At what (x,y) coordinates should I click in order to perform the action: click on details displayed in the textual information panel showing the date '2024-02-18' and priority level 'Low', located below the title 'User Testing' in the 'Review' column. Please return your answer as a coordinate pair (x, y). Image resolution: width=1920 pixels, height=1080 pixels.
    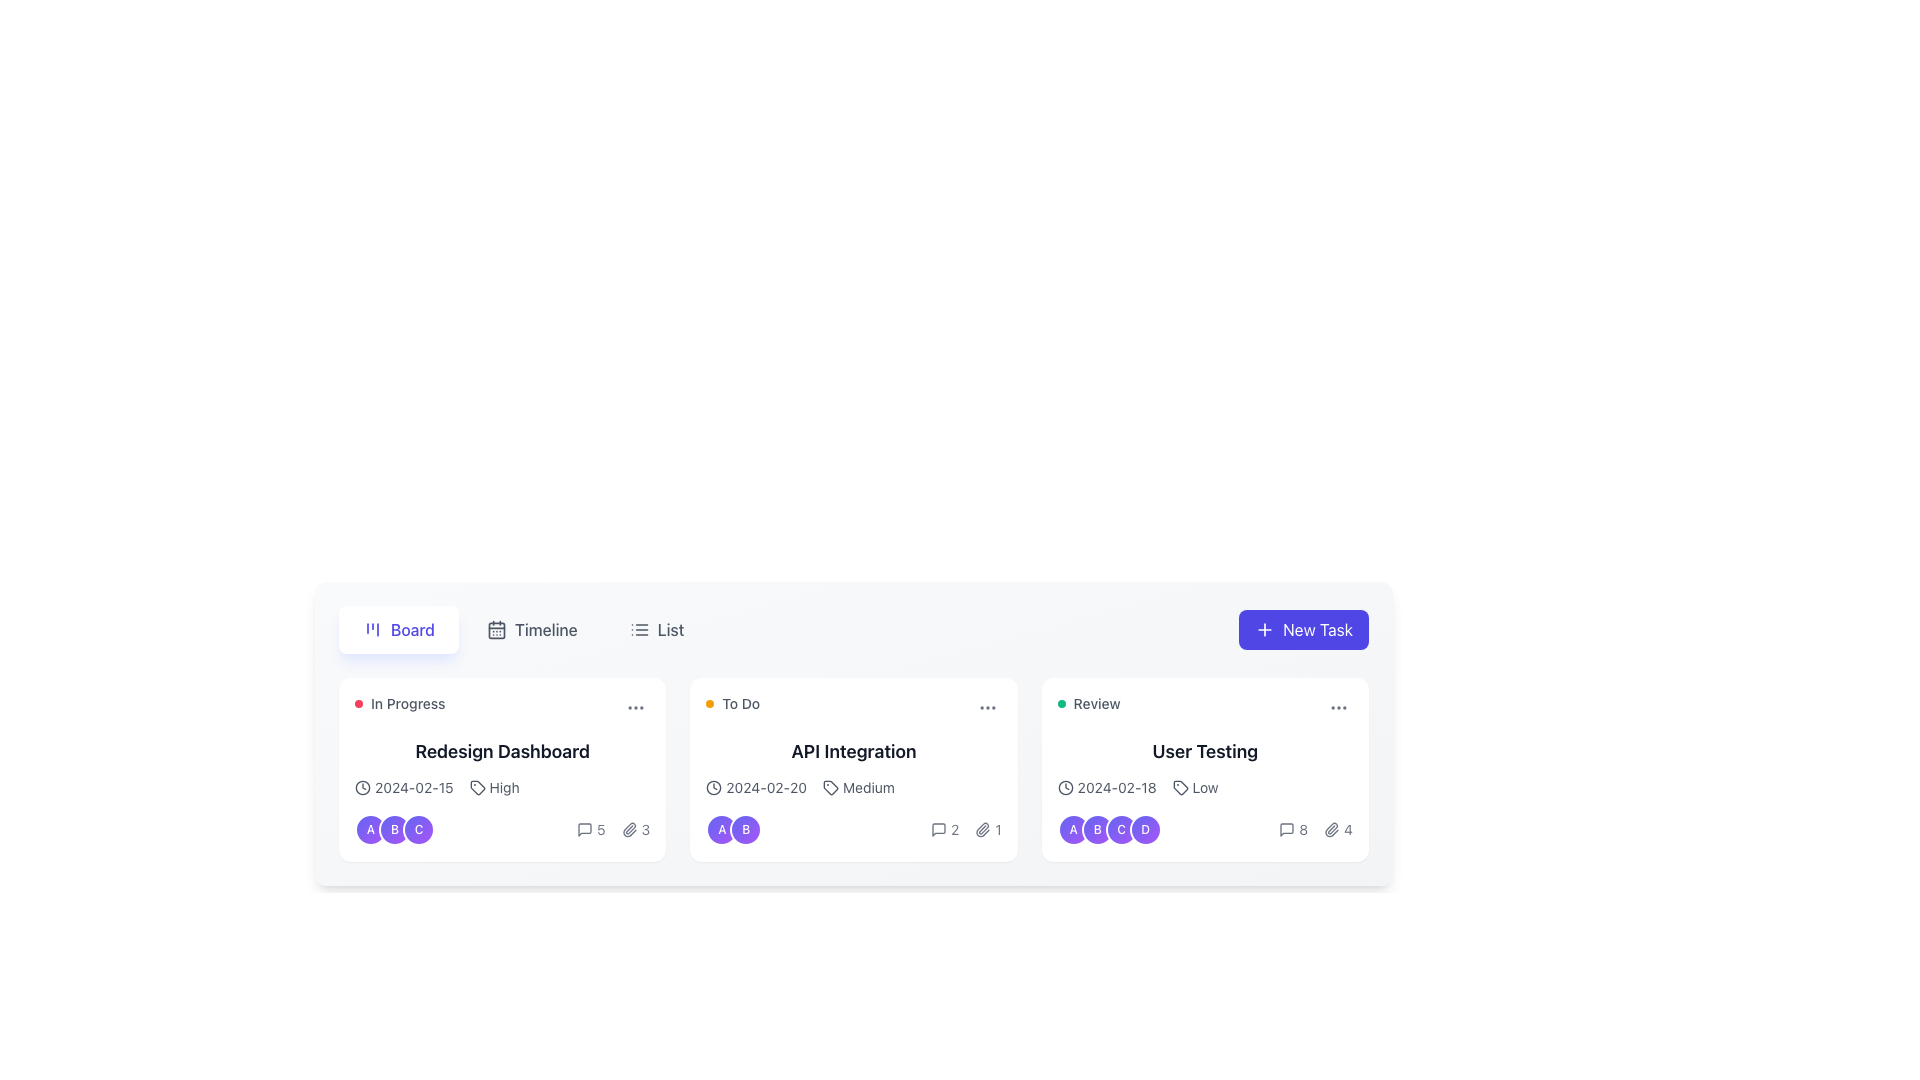
    Looking at the image, I should click on (1204, 786).